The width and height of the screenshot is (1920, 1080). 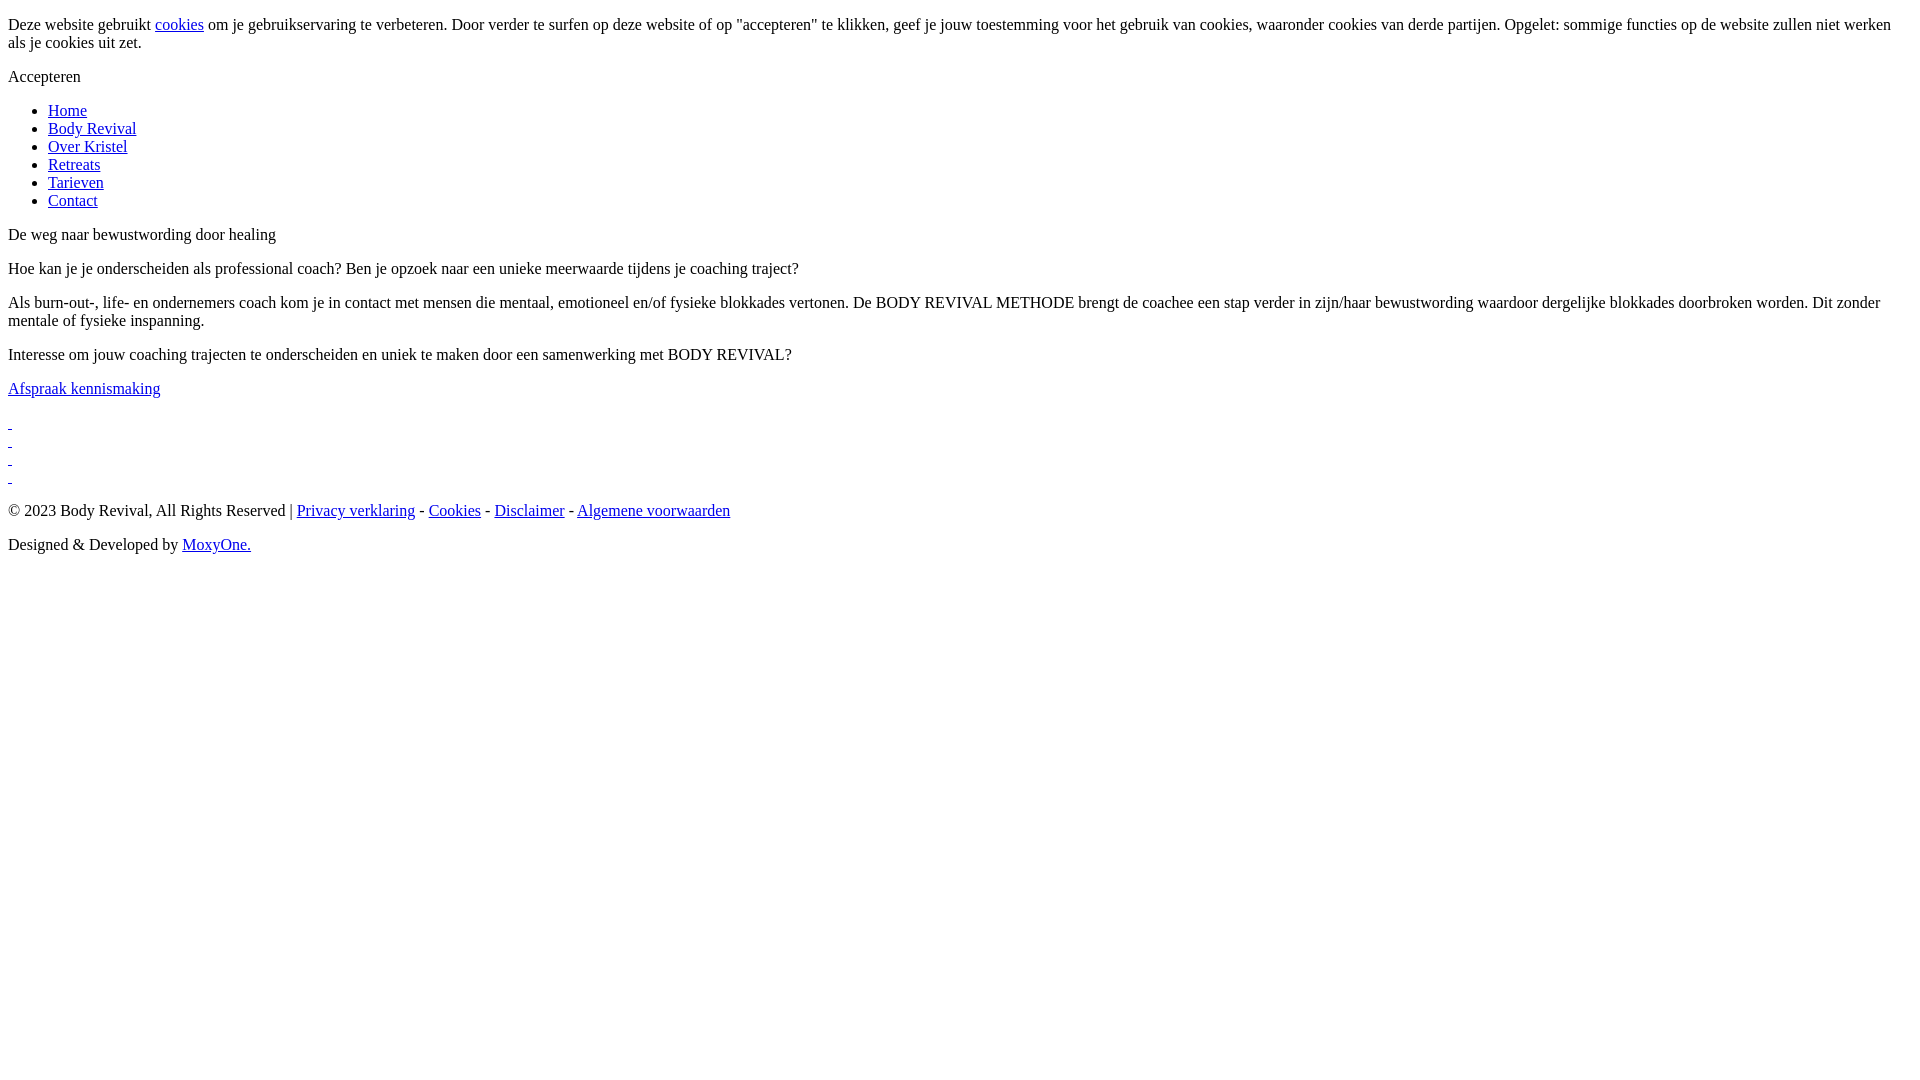 I want to click on 'Contact', so click(x=72, y=200).